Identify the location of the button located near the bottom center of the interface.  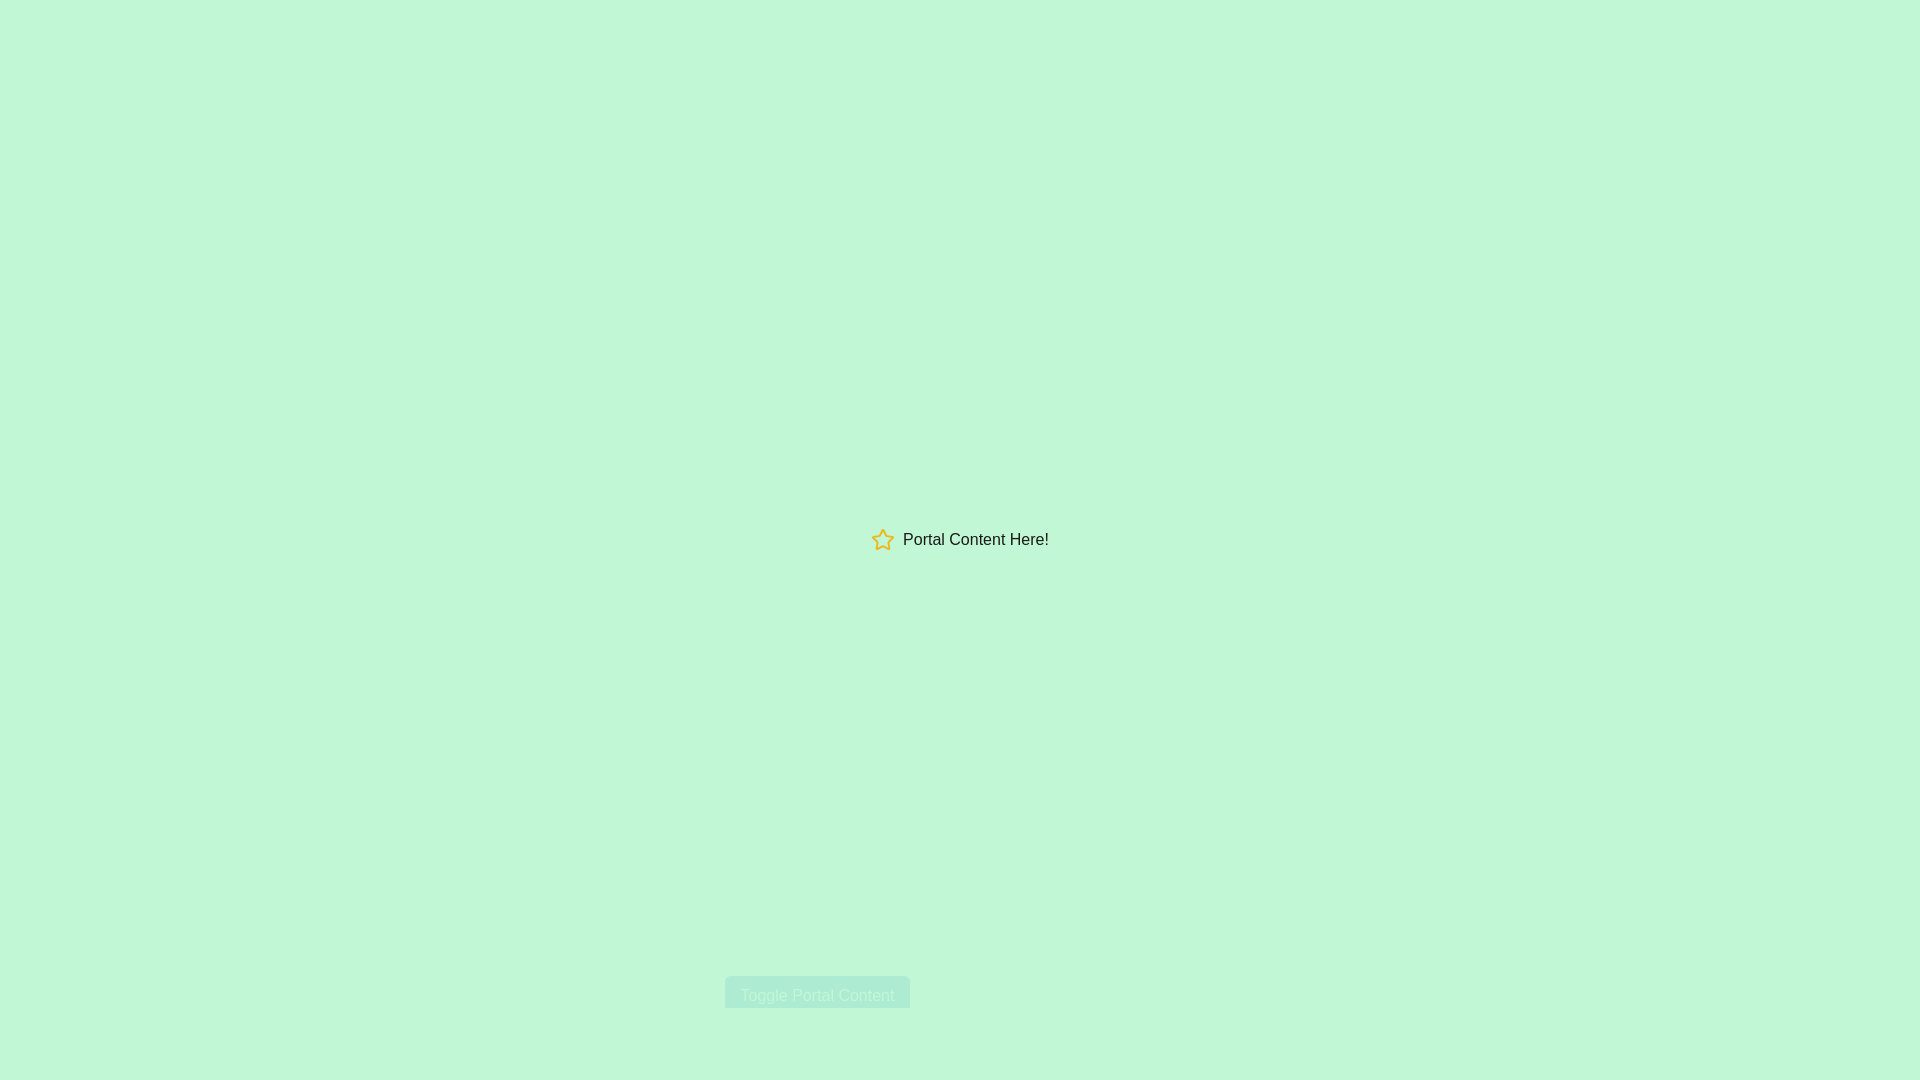
(817, 995).